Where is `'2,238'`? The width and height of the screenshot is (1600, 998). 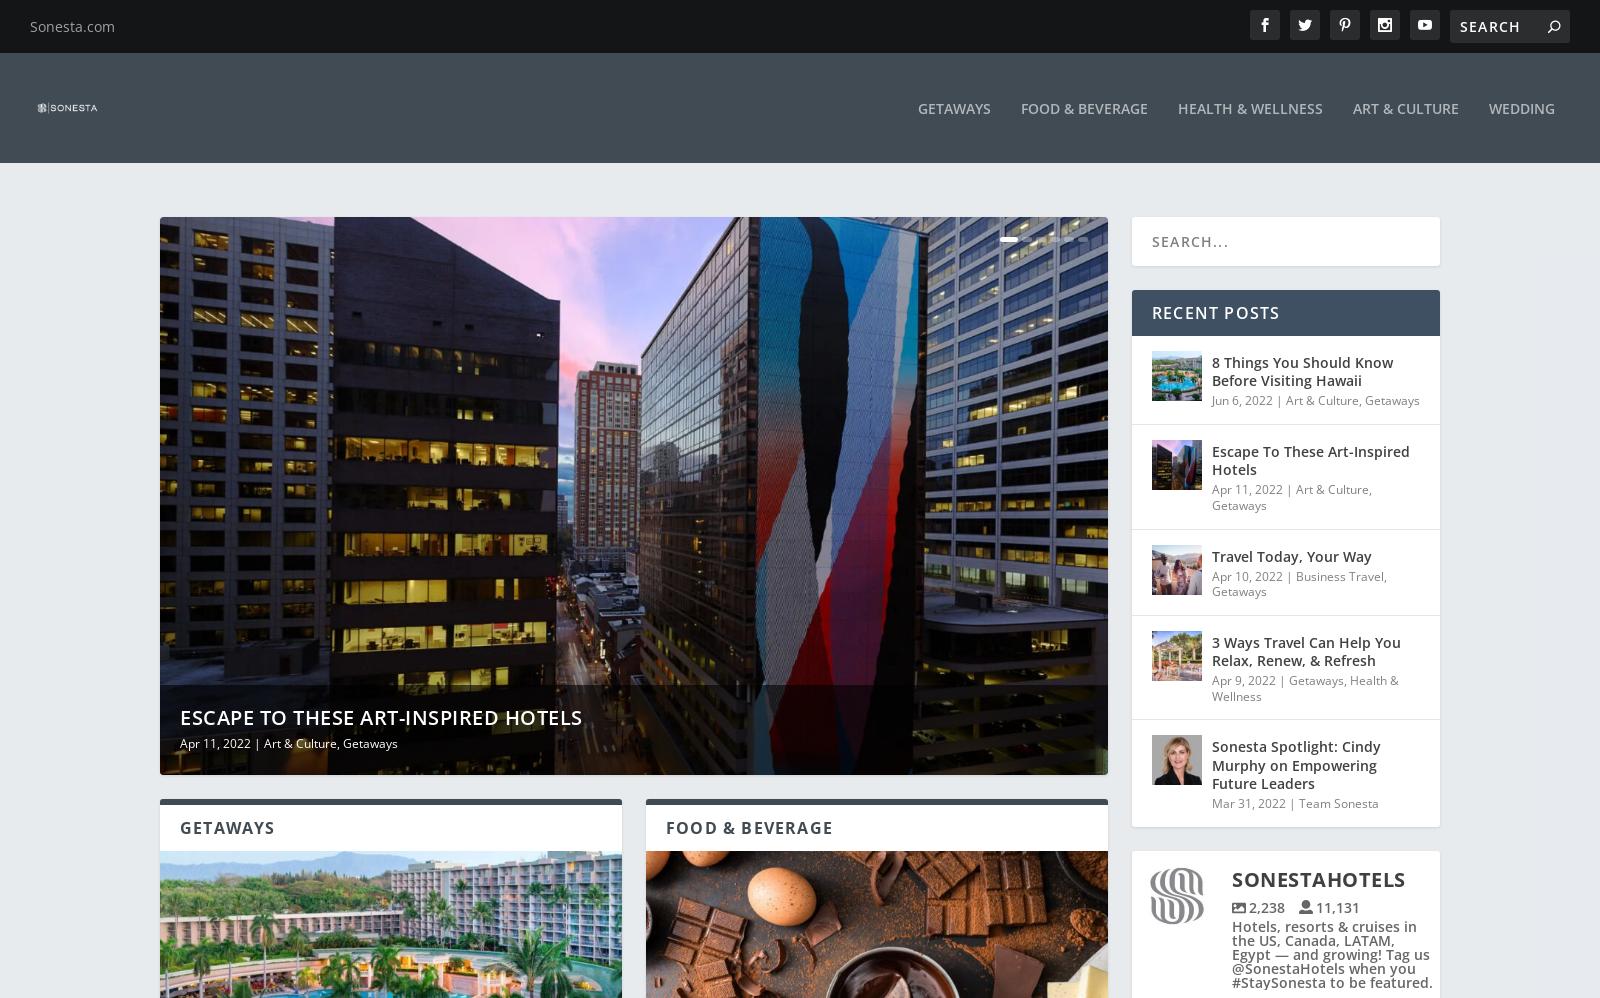 '2,238' is located at coordinates (1266, 891).